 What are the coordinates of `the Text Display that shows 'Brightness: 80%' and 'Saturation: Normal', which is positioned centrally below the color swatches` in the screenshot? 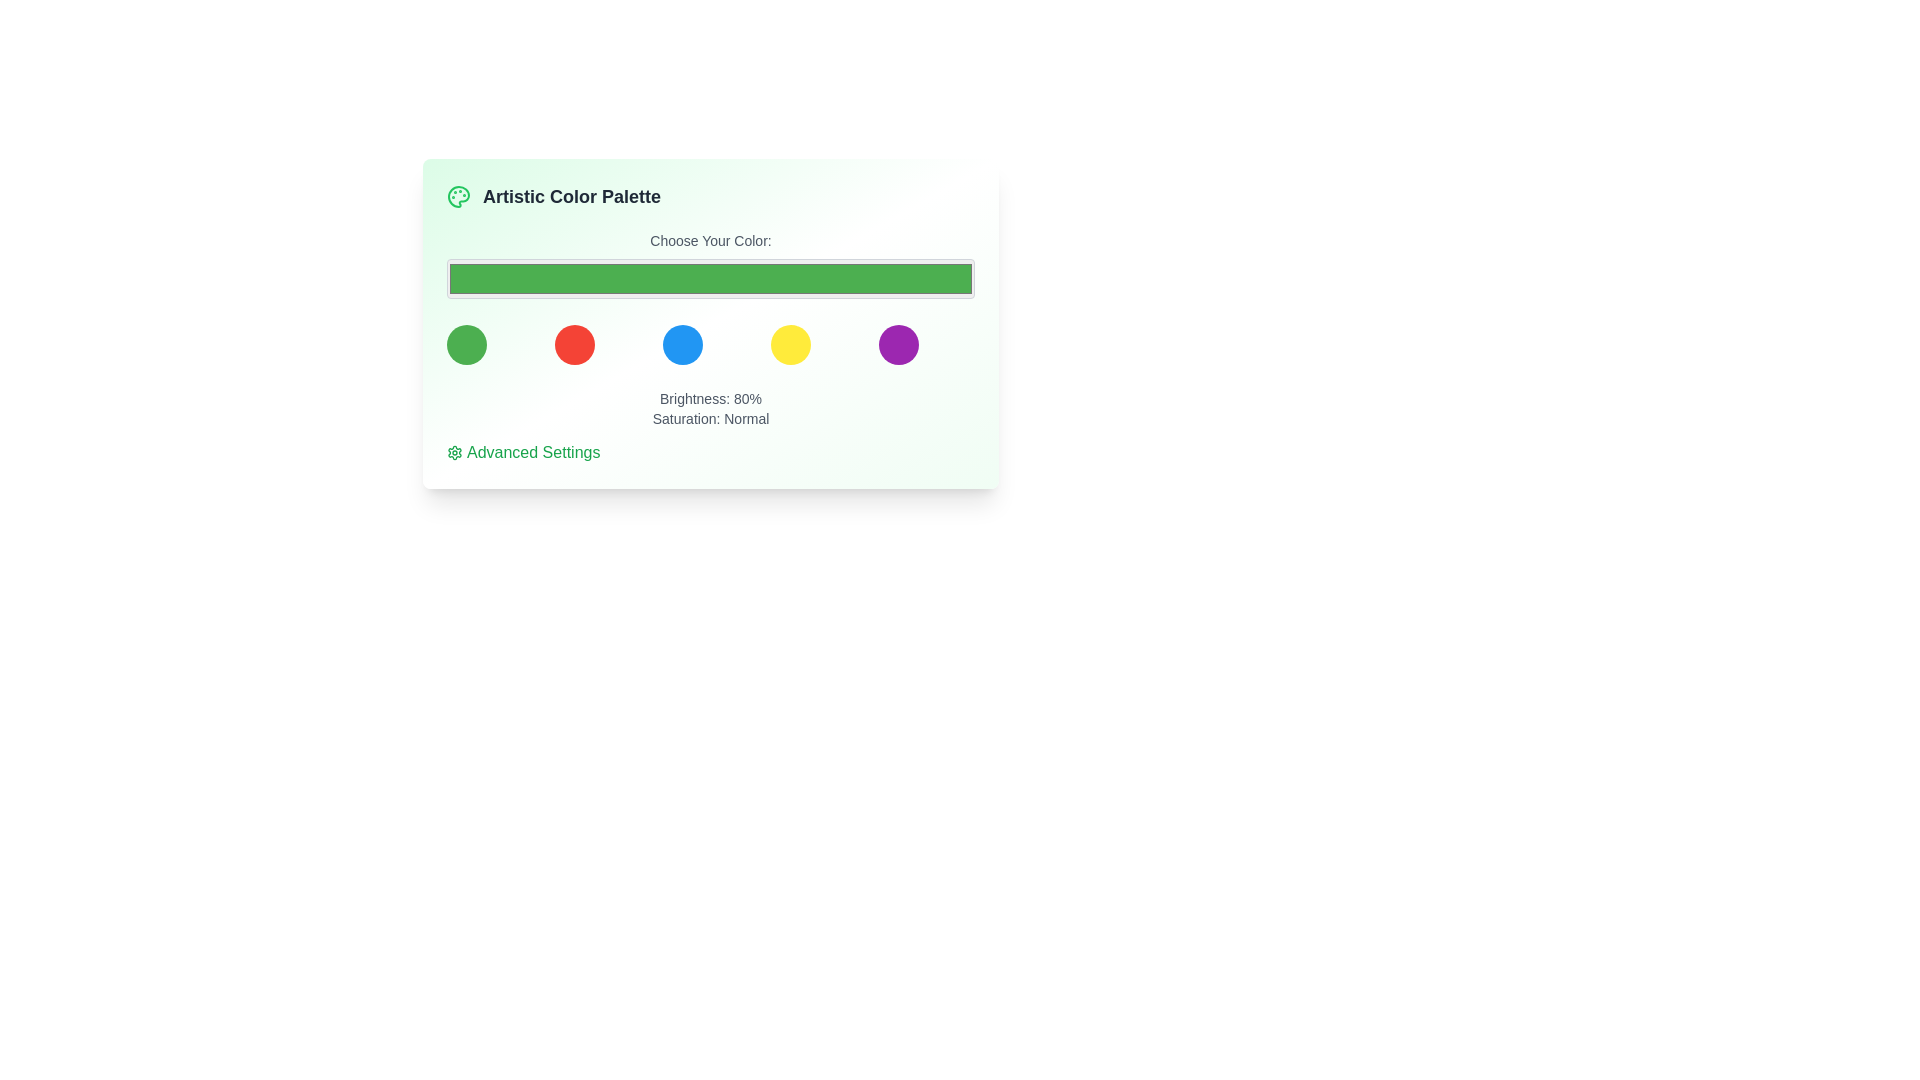 It's located at (710, 407).